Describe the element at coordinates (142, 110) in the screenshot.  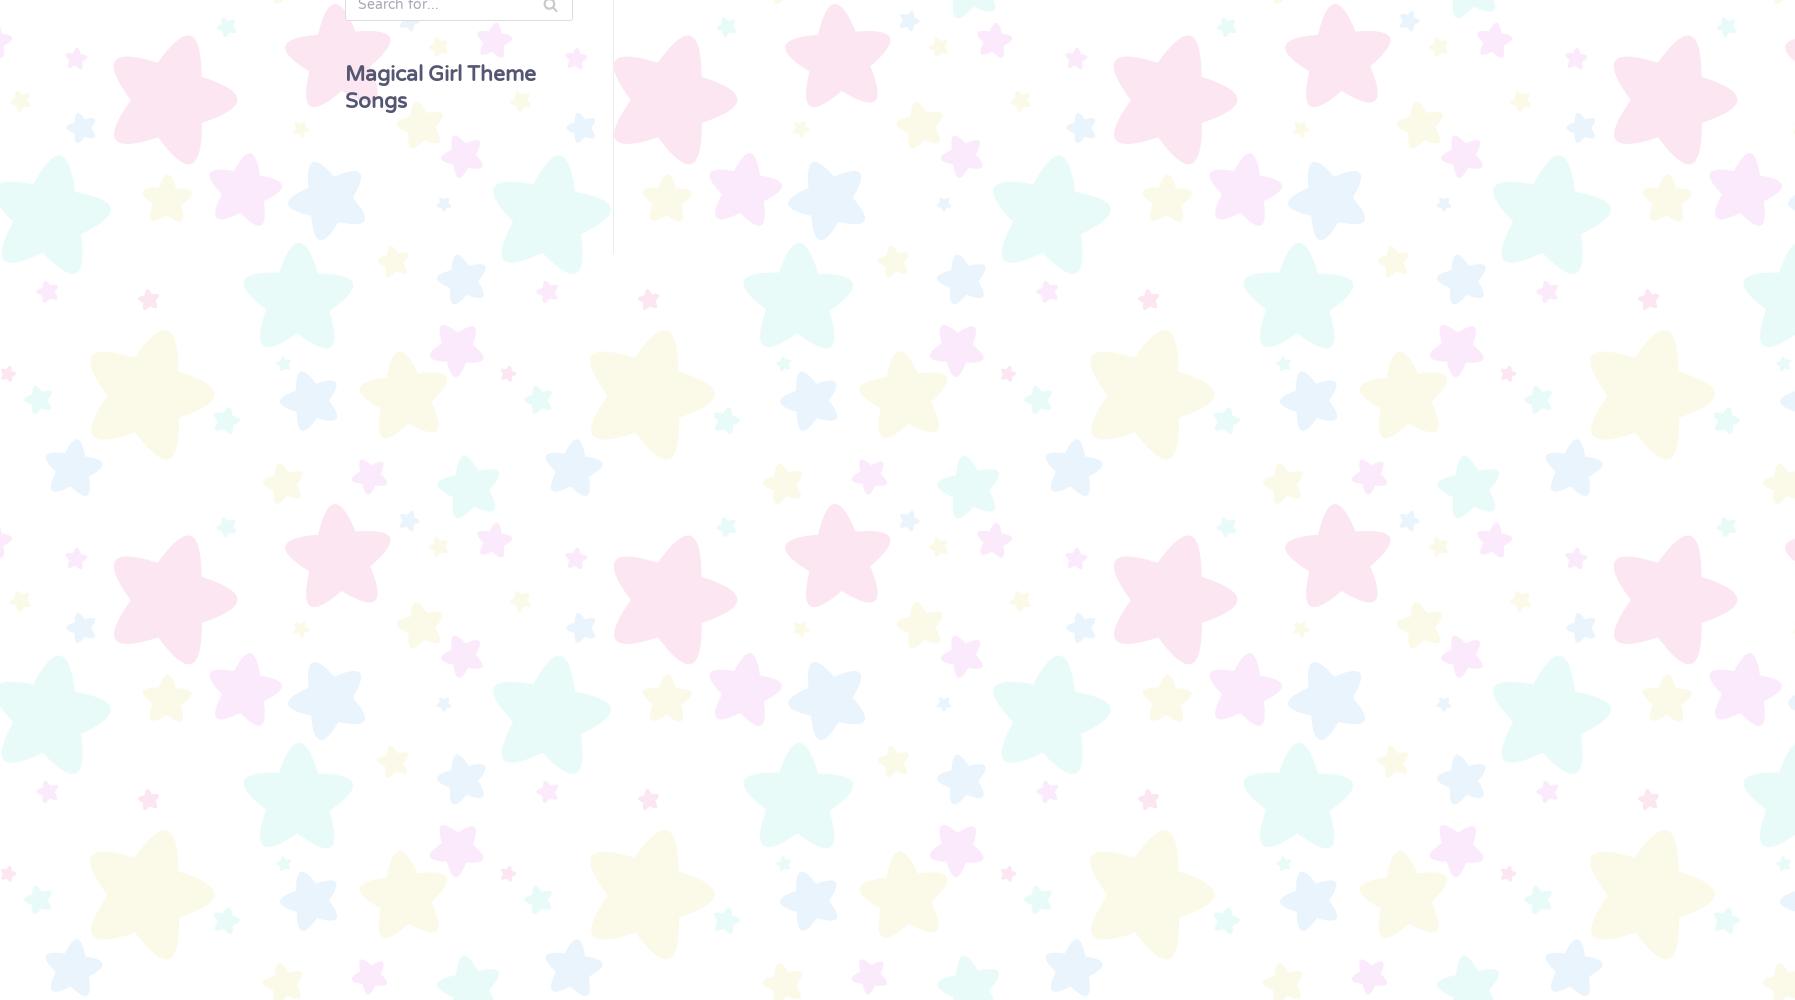
I see `'Mahou no Tenshi Creamy Mami'` at that location.